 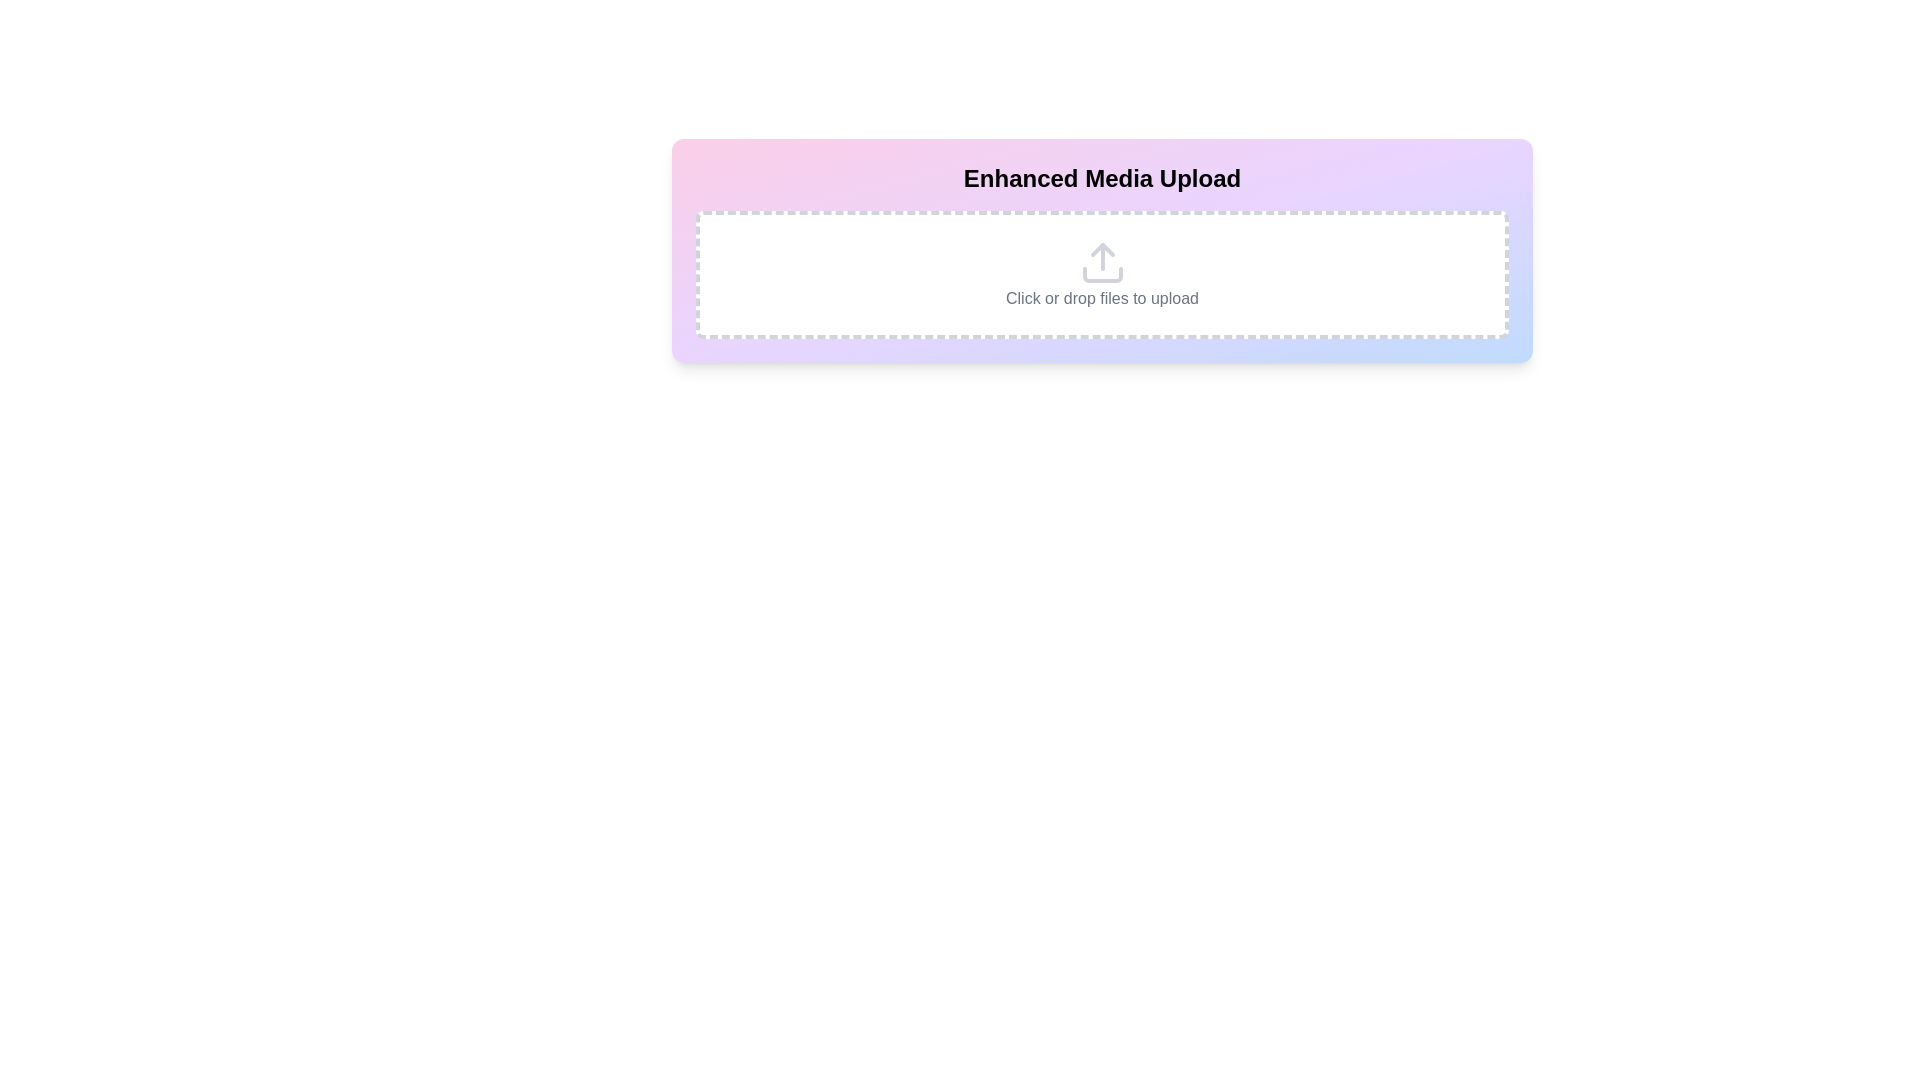 What do you see at coordinates (1101, 274) in the screenshot?
I see `the interactive dropzone component located below the text 'Enhanced Media Upload'` at bounding box center [1101, 274].